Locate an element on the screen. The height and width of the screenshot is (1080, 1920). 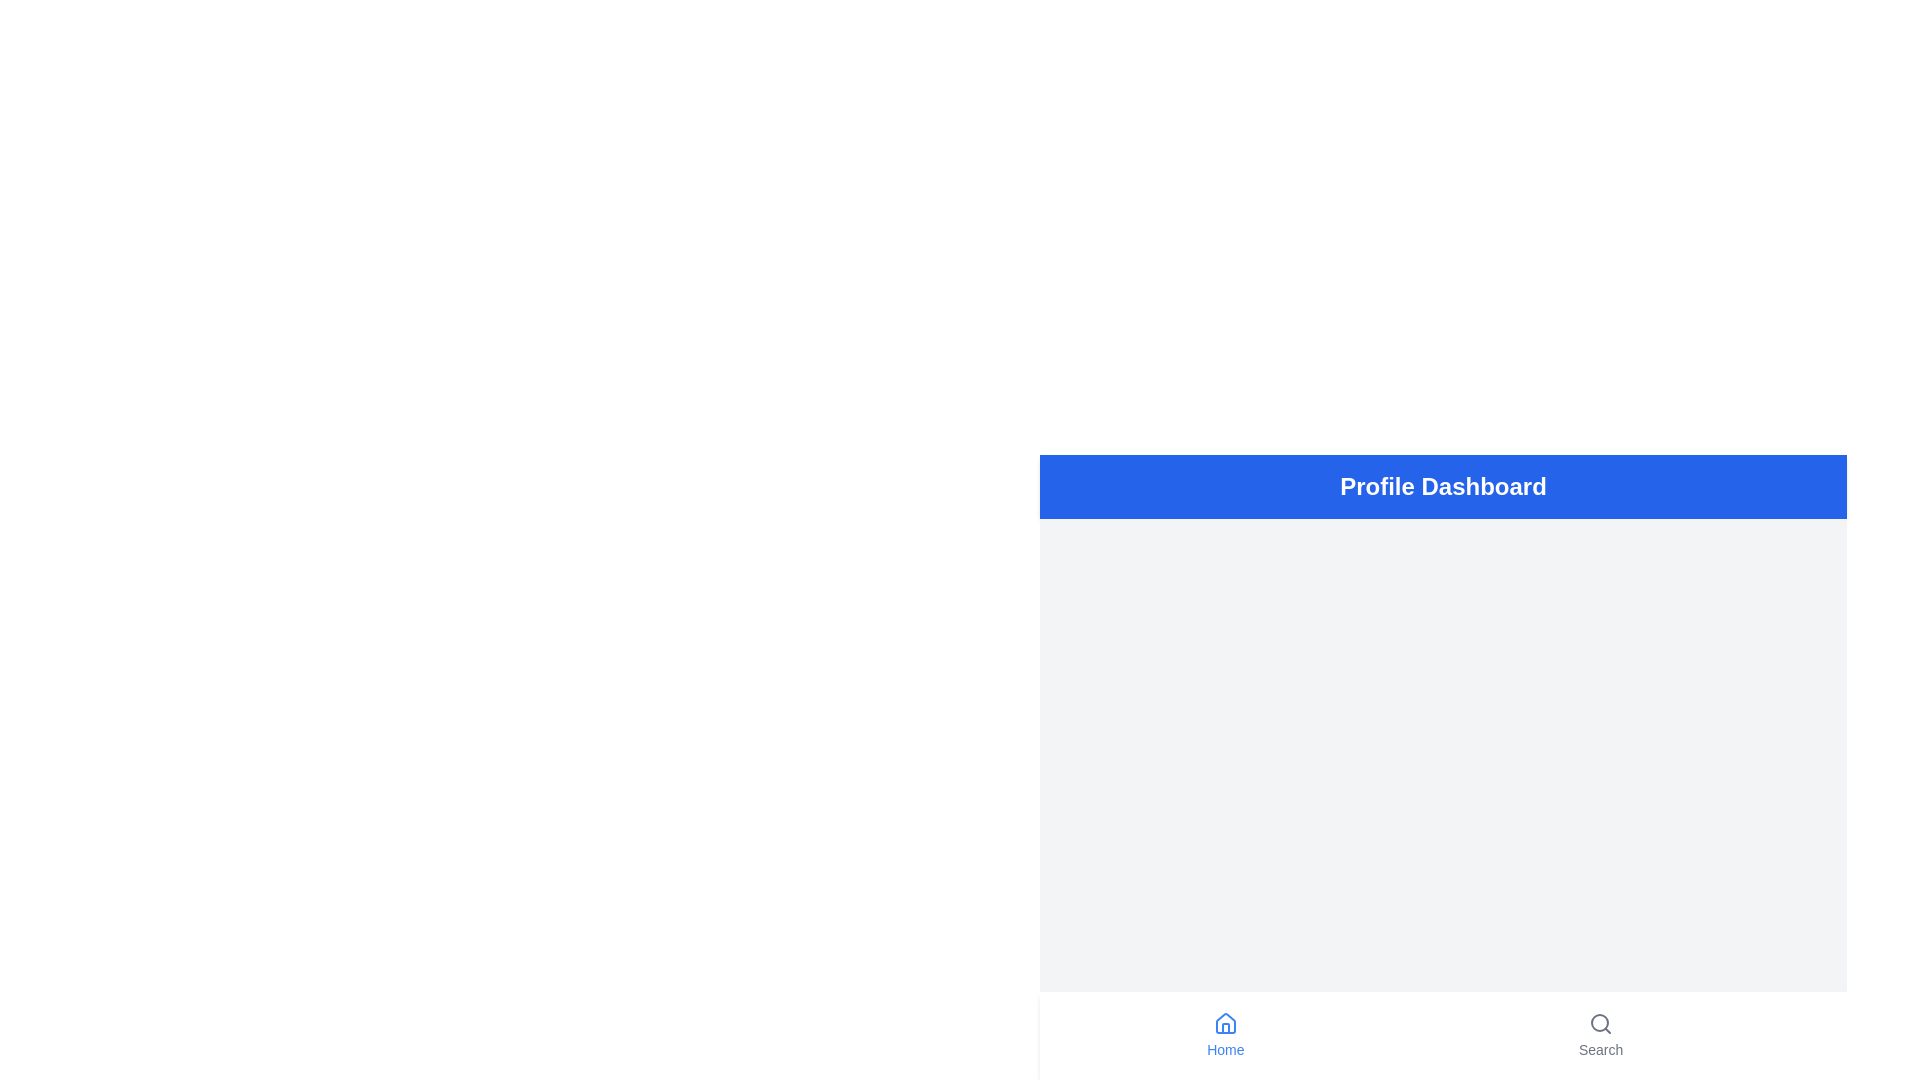
the 'Home' text label which is styled in blue and positioned below the Home icon in the bottom navigation bar is located at coordinates (1224, 1048).